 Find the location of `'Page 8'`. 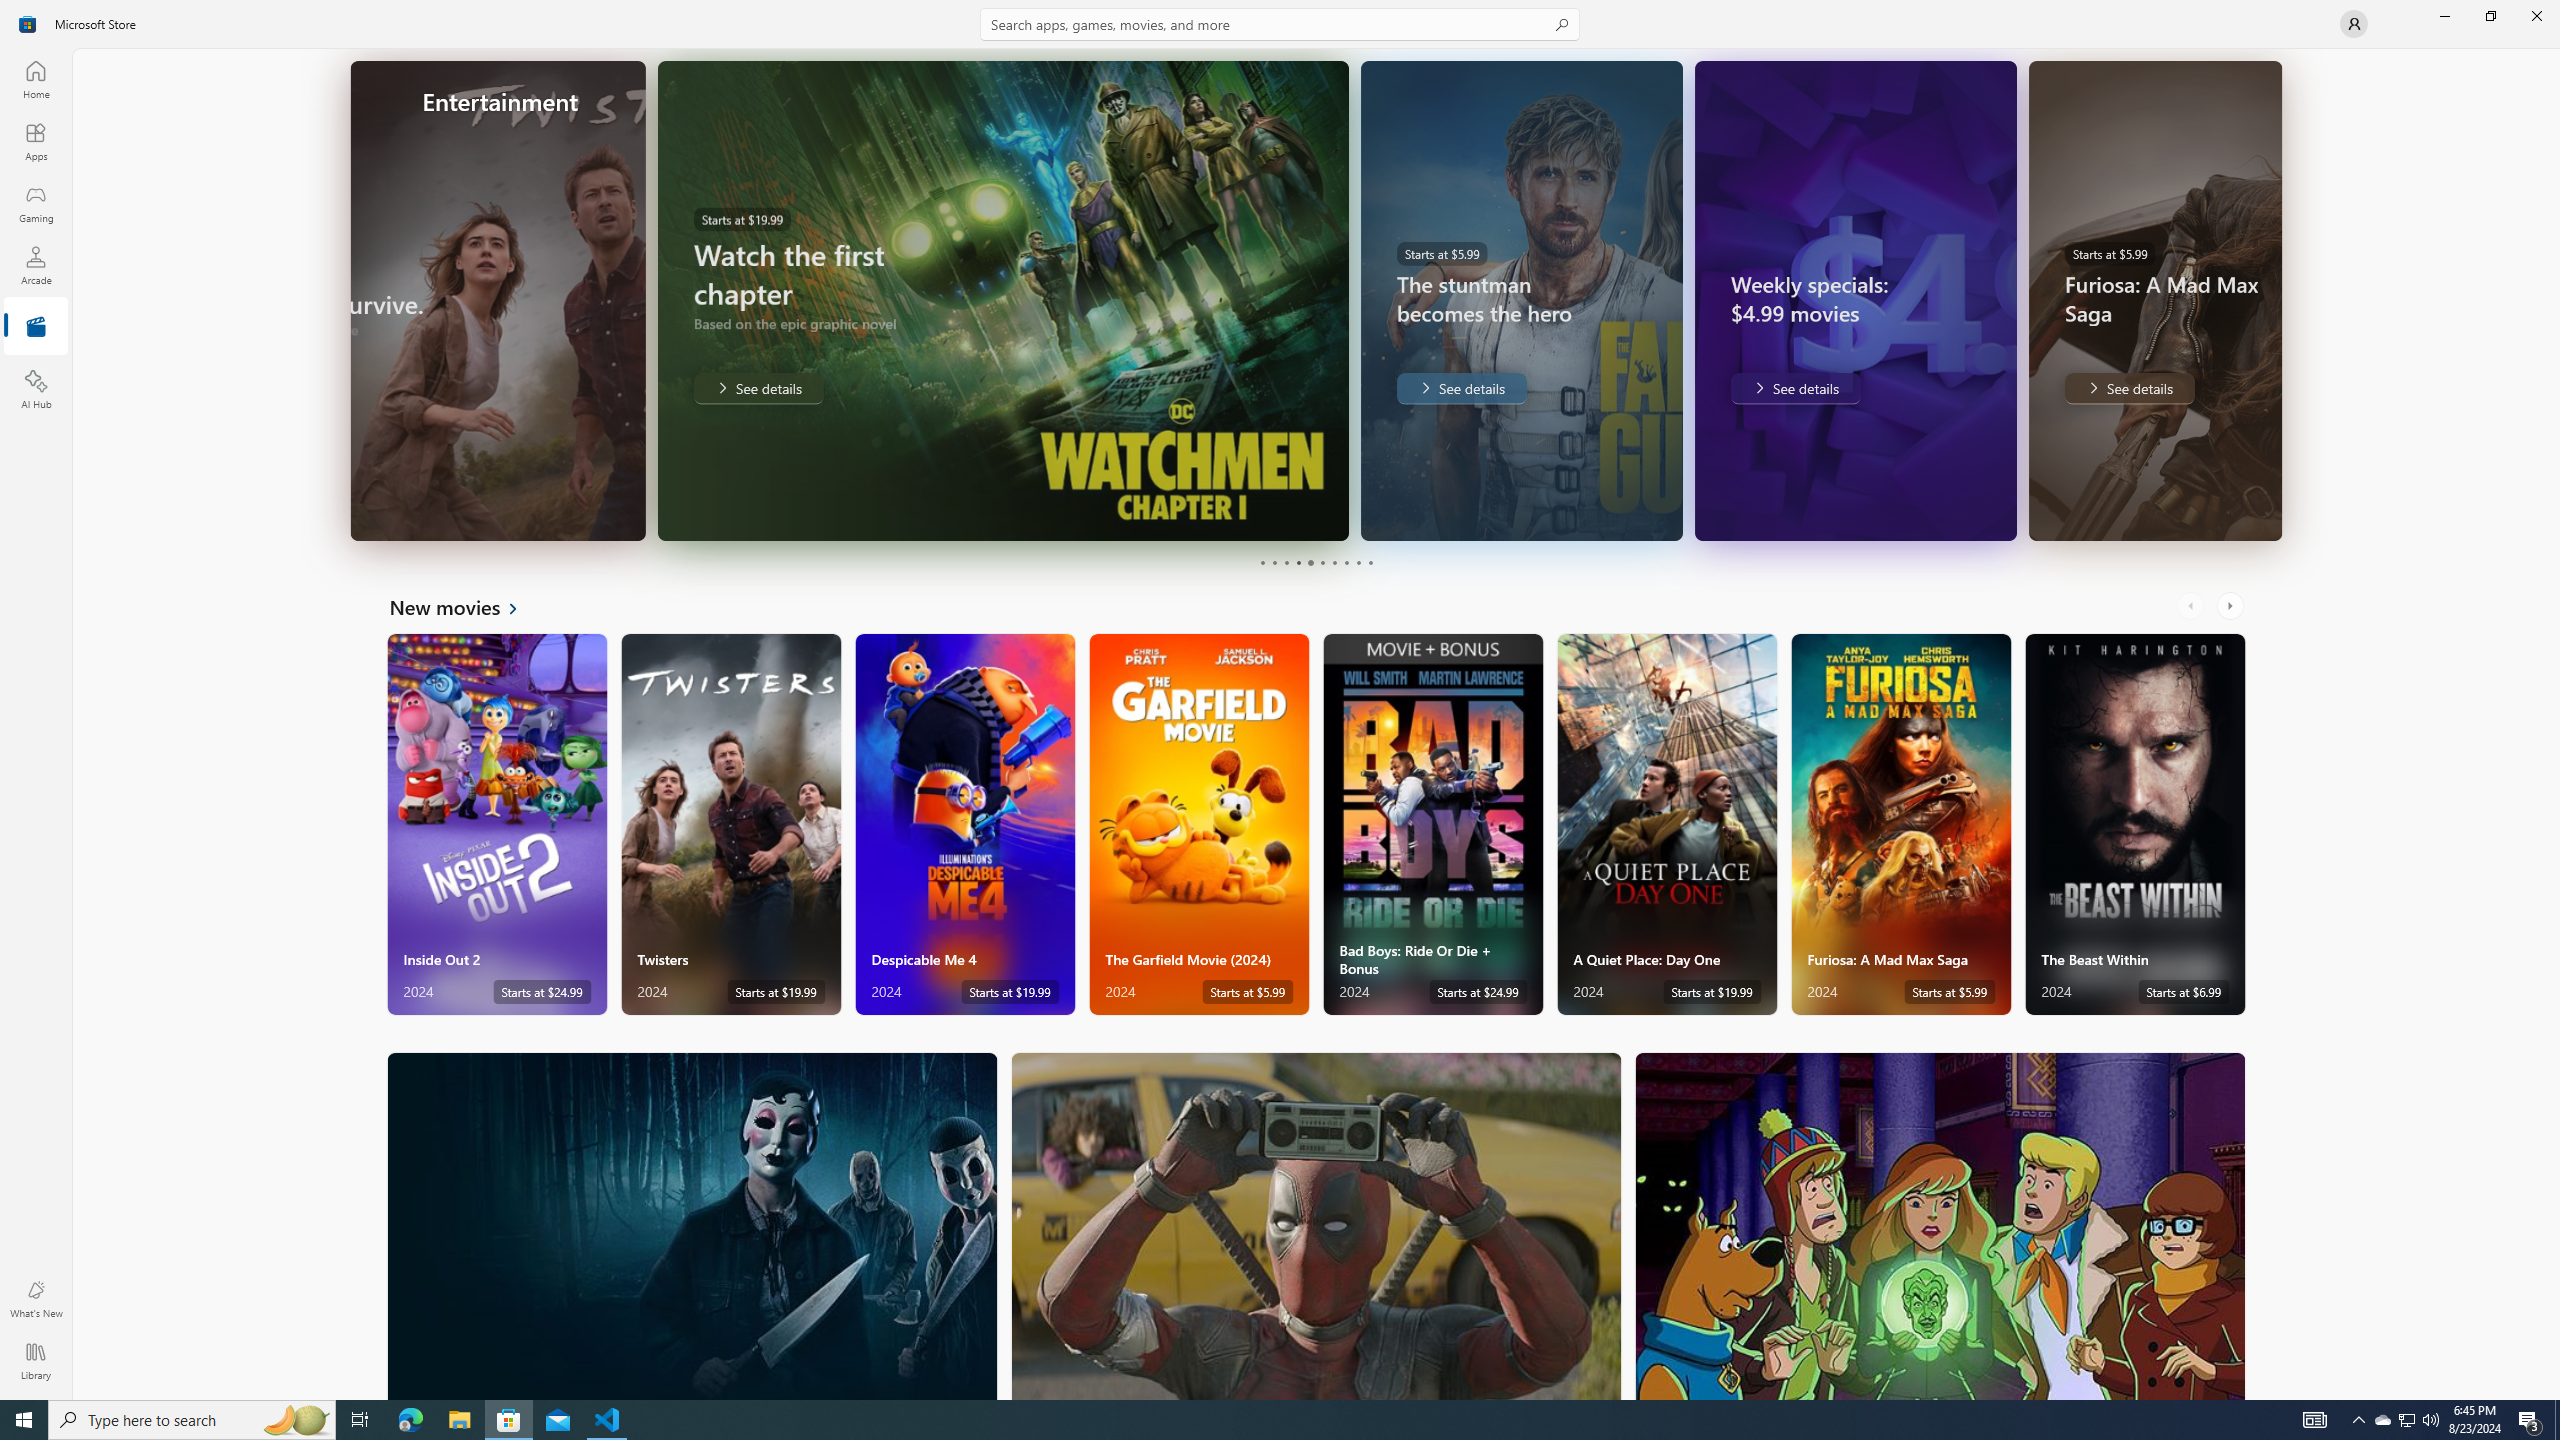

'Page 8' is located at coordinates (1345, 562).